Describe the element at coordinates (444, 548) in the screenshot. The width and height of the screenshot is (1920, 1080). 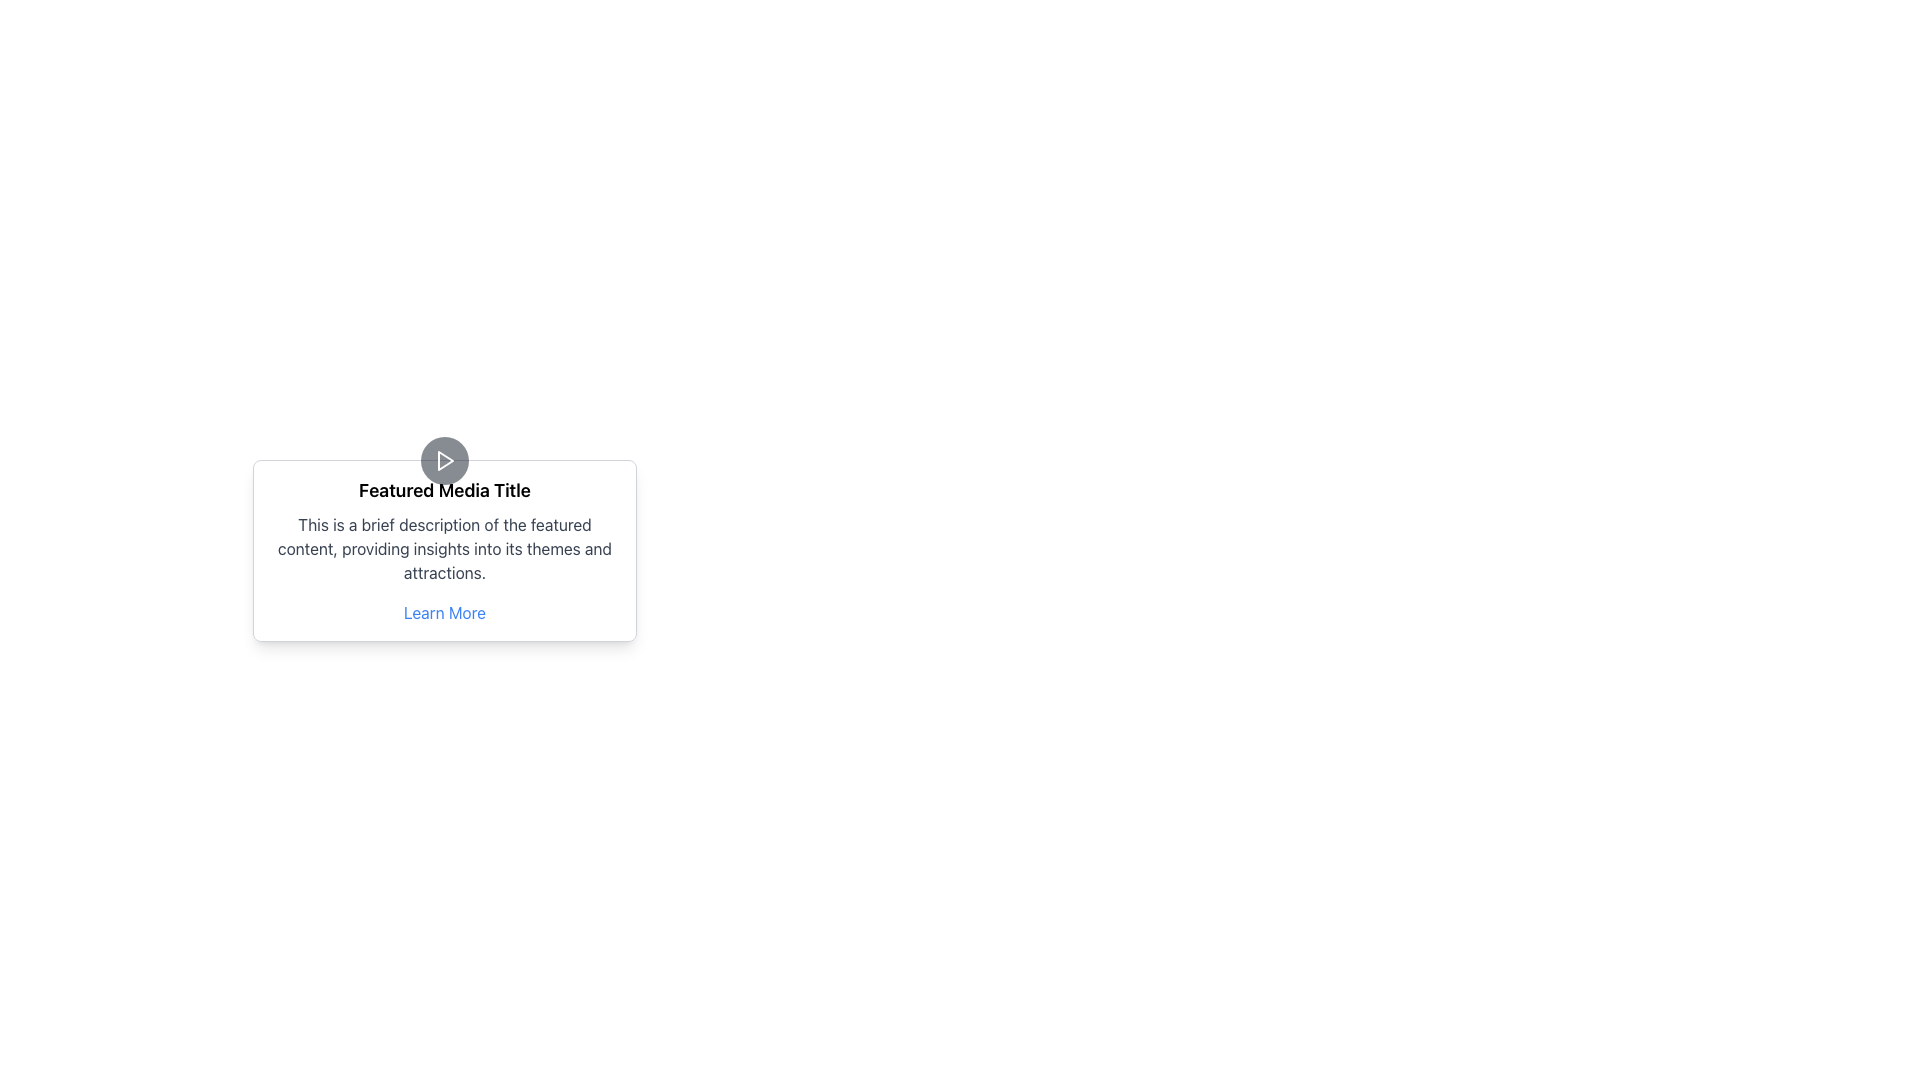
I see `the multi-line textual description in gray font that reads 'This is a brief description of the featured content, providing insights into its themes and attractions.' This text is located below the title 'Featured Media Title' and above the 'Learn More' link` at that location.